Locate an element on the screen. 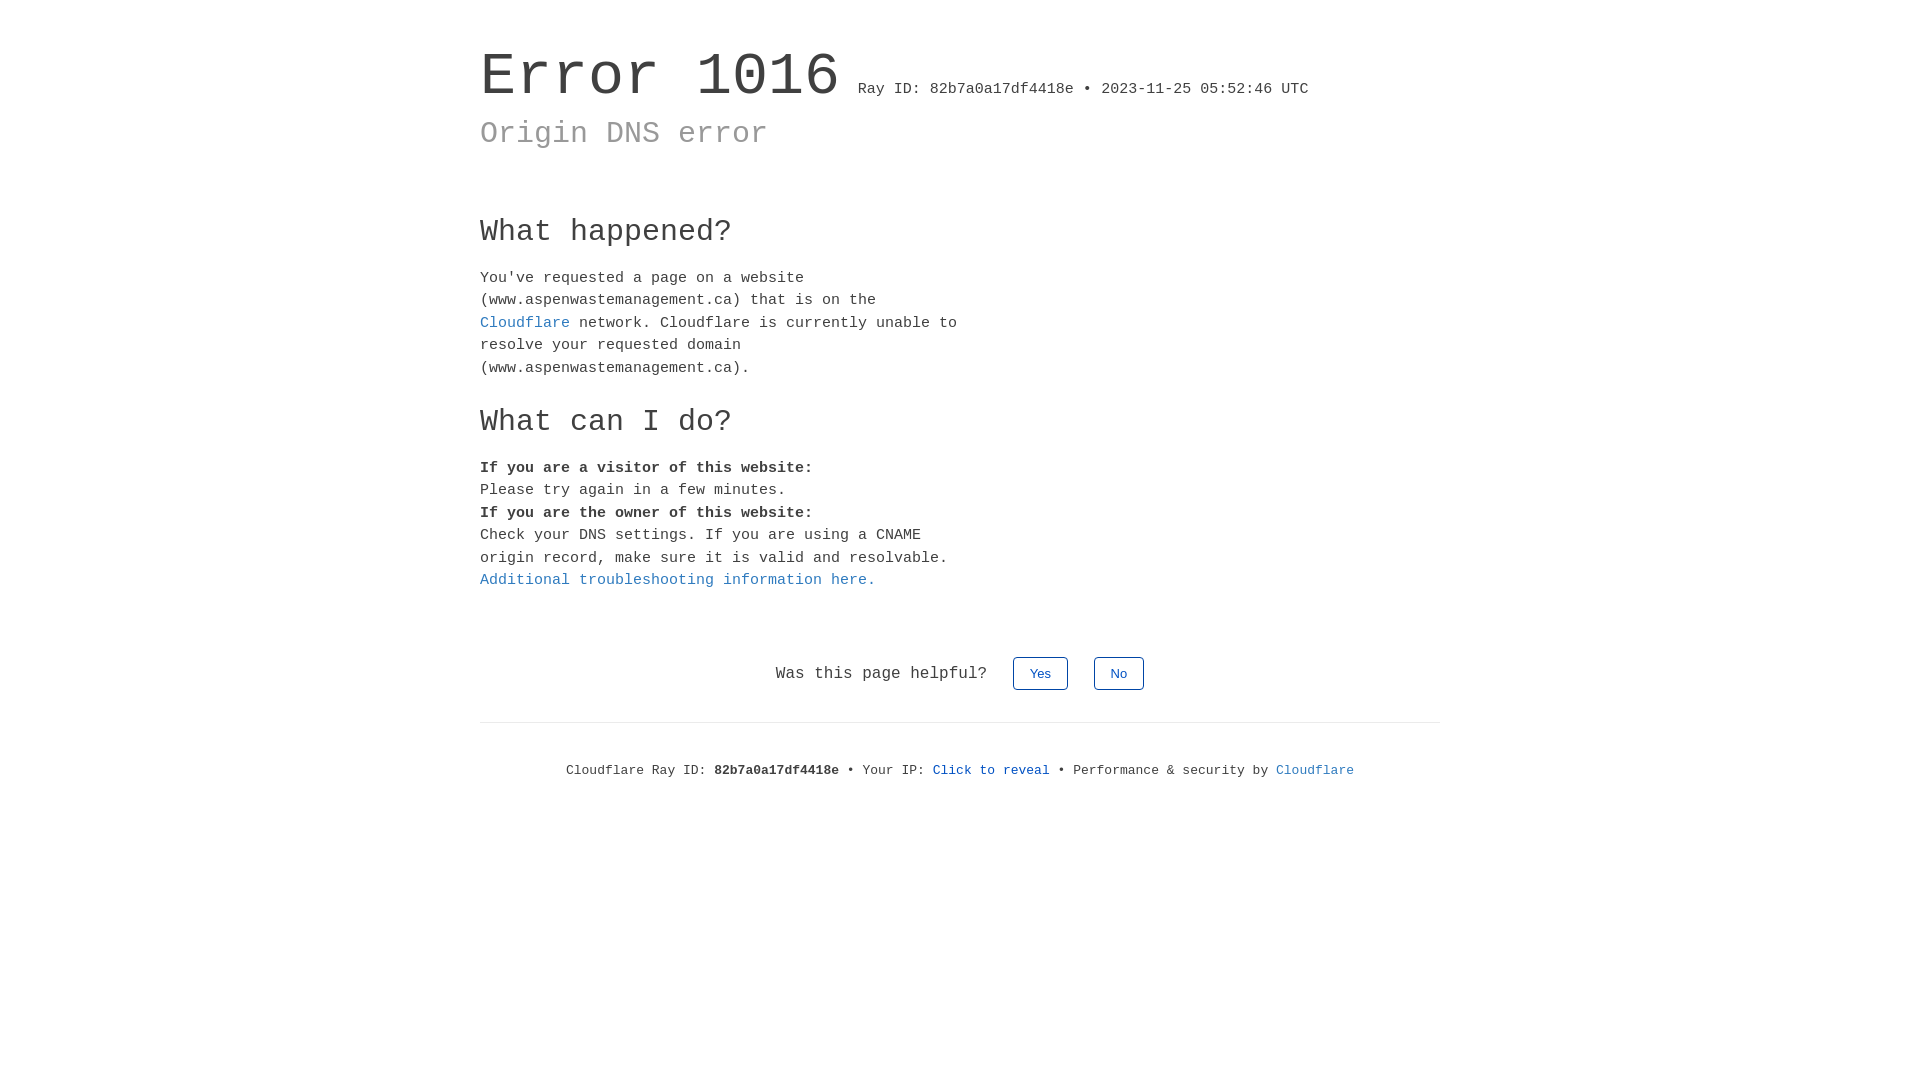 Image resolution: width=1920 pixels, height=1080 pixels. 'Yes' is located at coordinates (1040, 672).